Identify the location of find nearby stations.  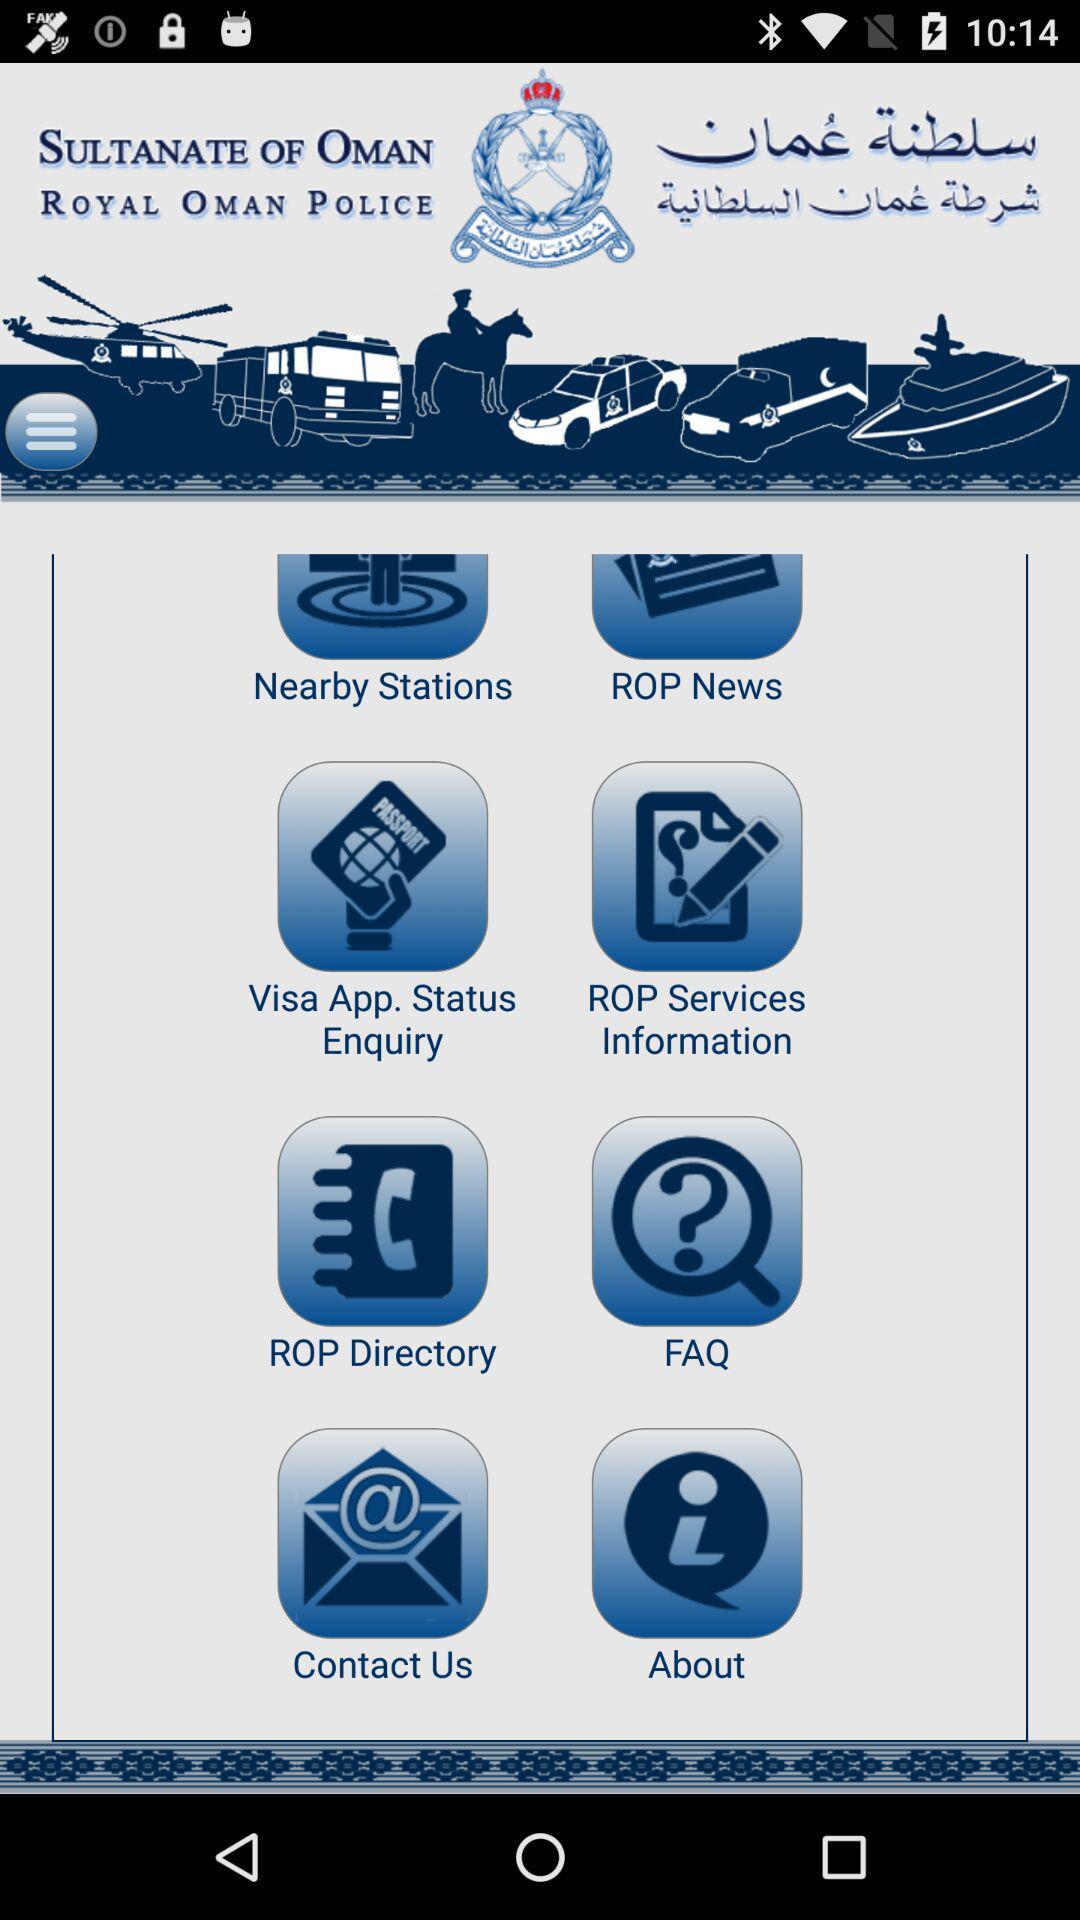
(382, 606).